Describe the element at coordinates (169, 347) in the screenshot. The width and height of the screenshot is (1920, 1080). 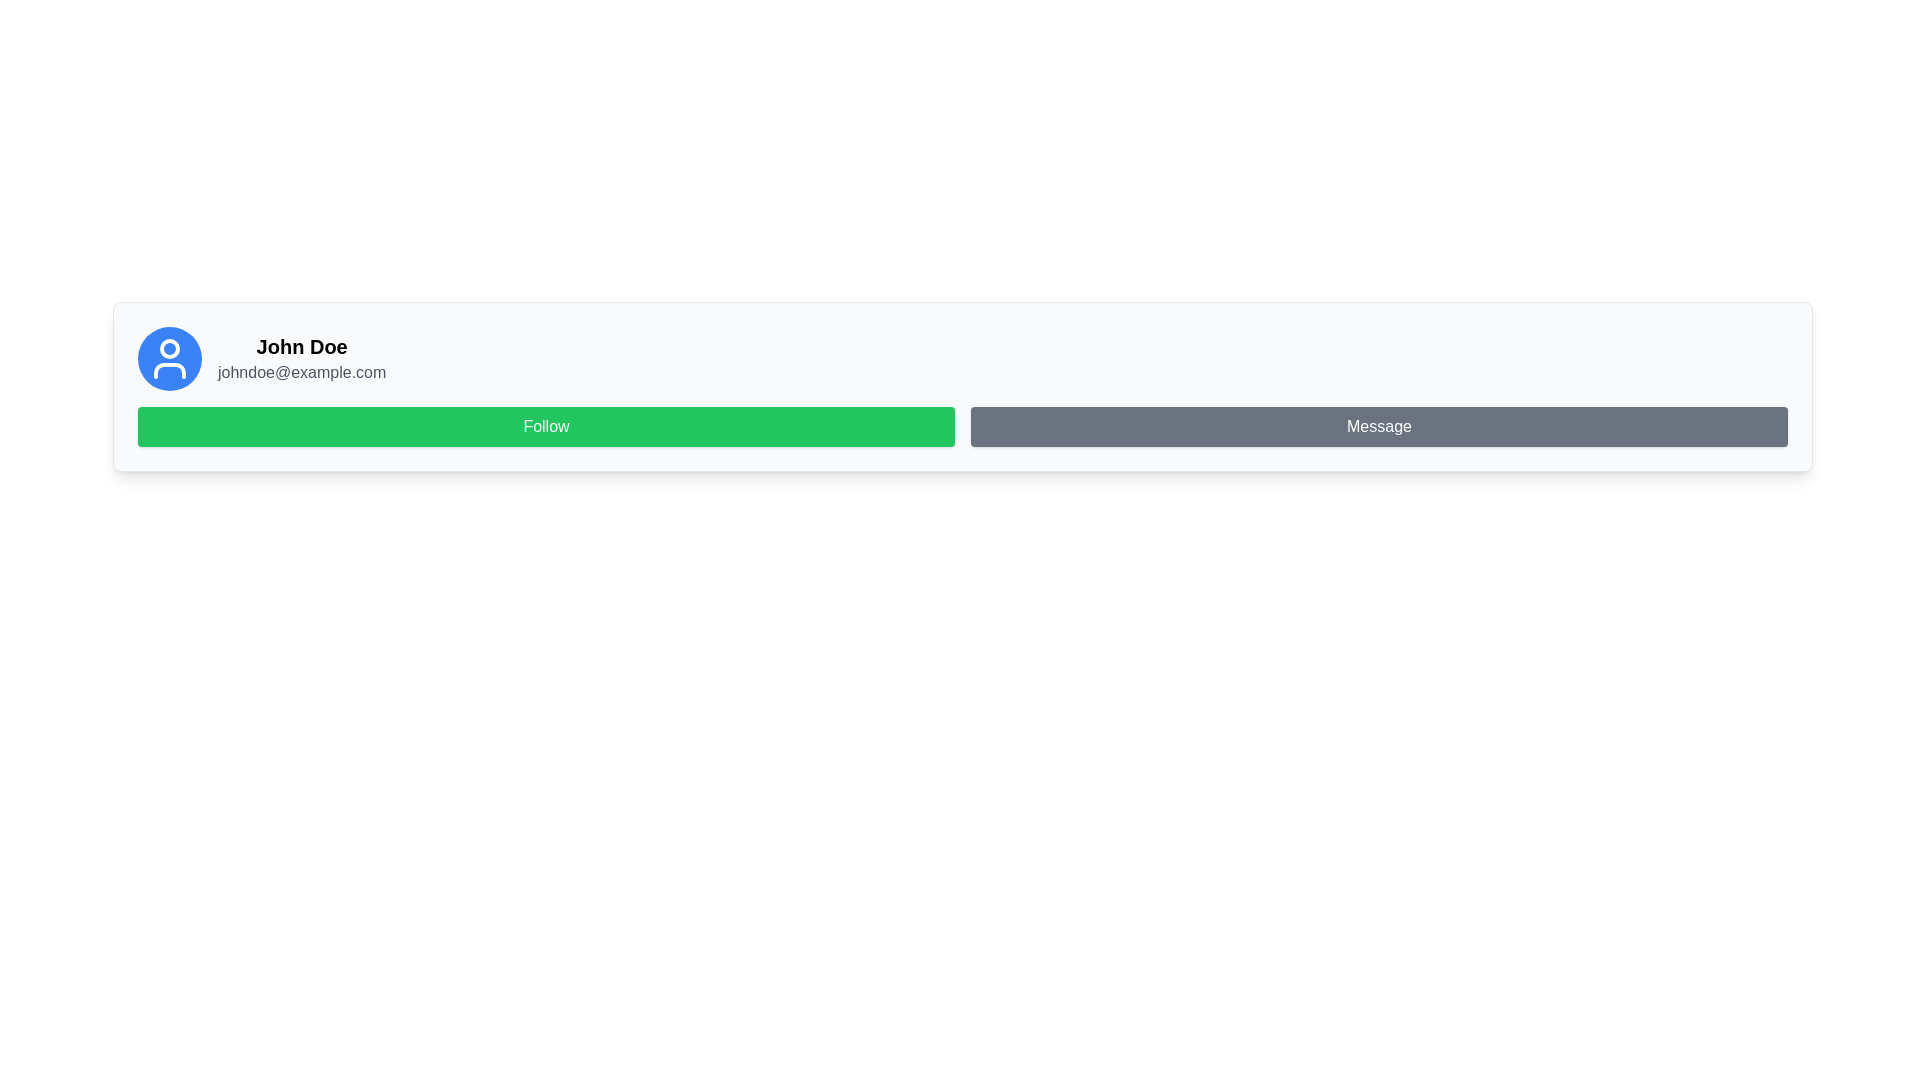
I see `the SVG circle graphic representing the user's head in the profile icon` at that location.